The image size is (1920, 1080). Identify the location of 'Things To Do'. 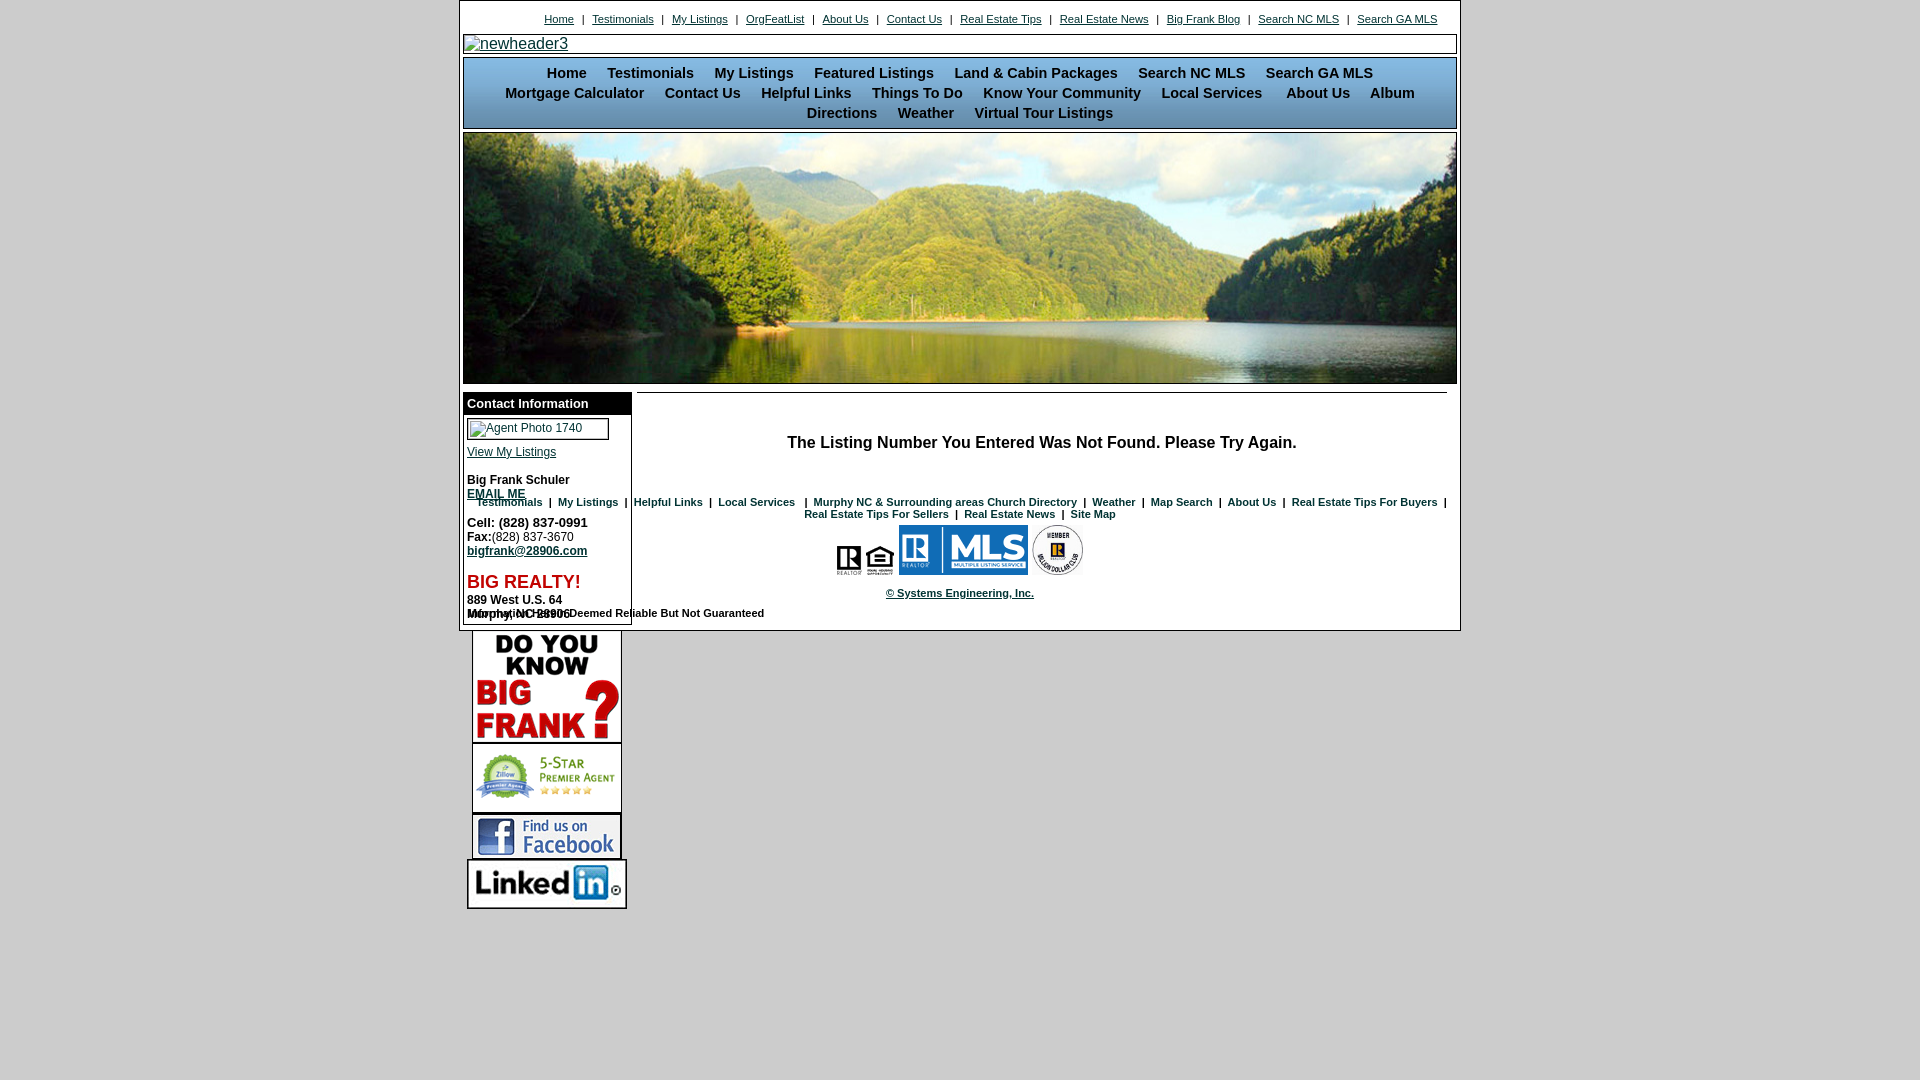
(916, 92).